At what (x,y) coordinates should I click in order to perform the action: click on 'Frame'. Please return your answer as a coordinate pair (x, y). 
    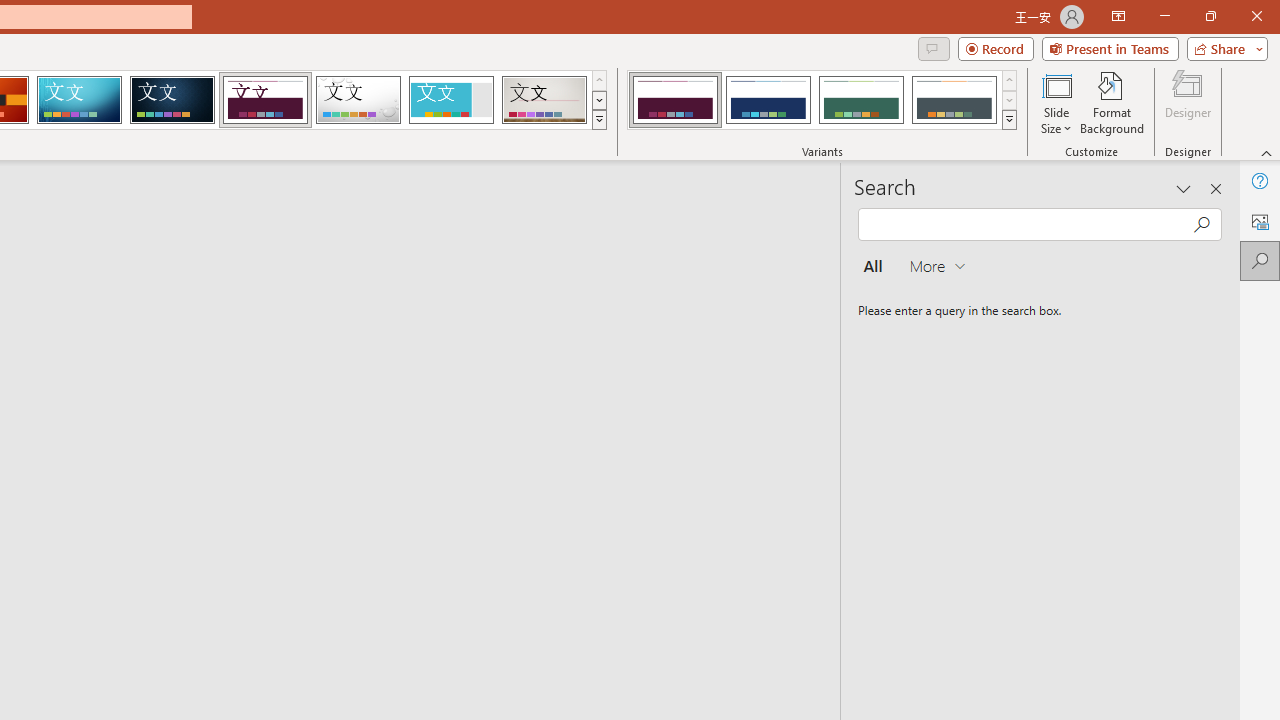
    Looking at the image, I should click on (450, 100).